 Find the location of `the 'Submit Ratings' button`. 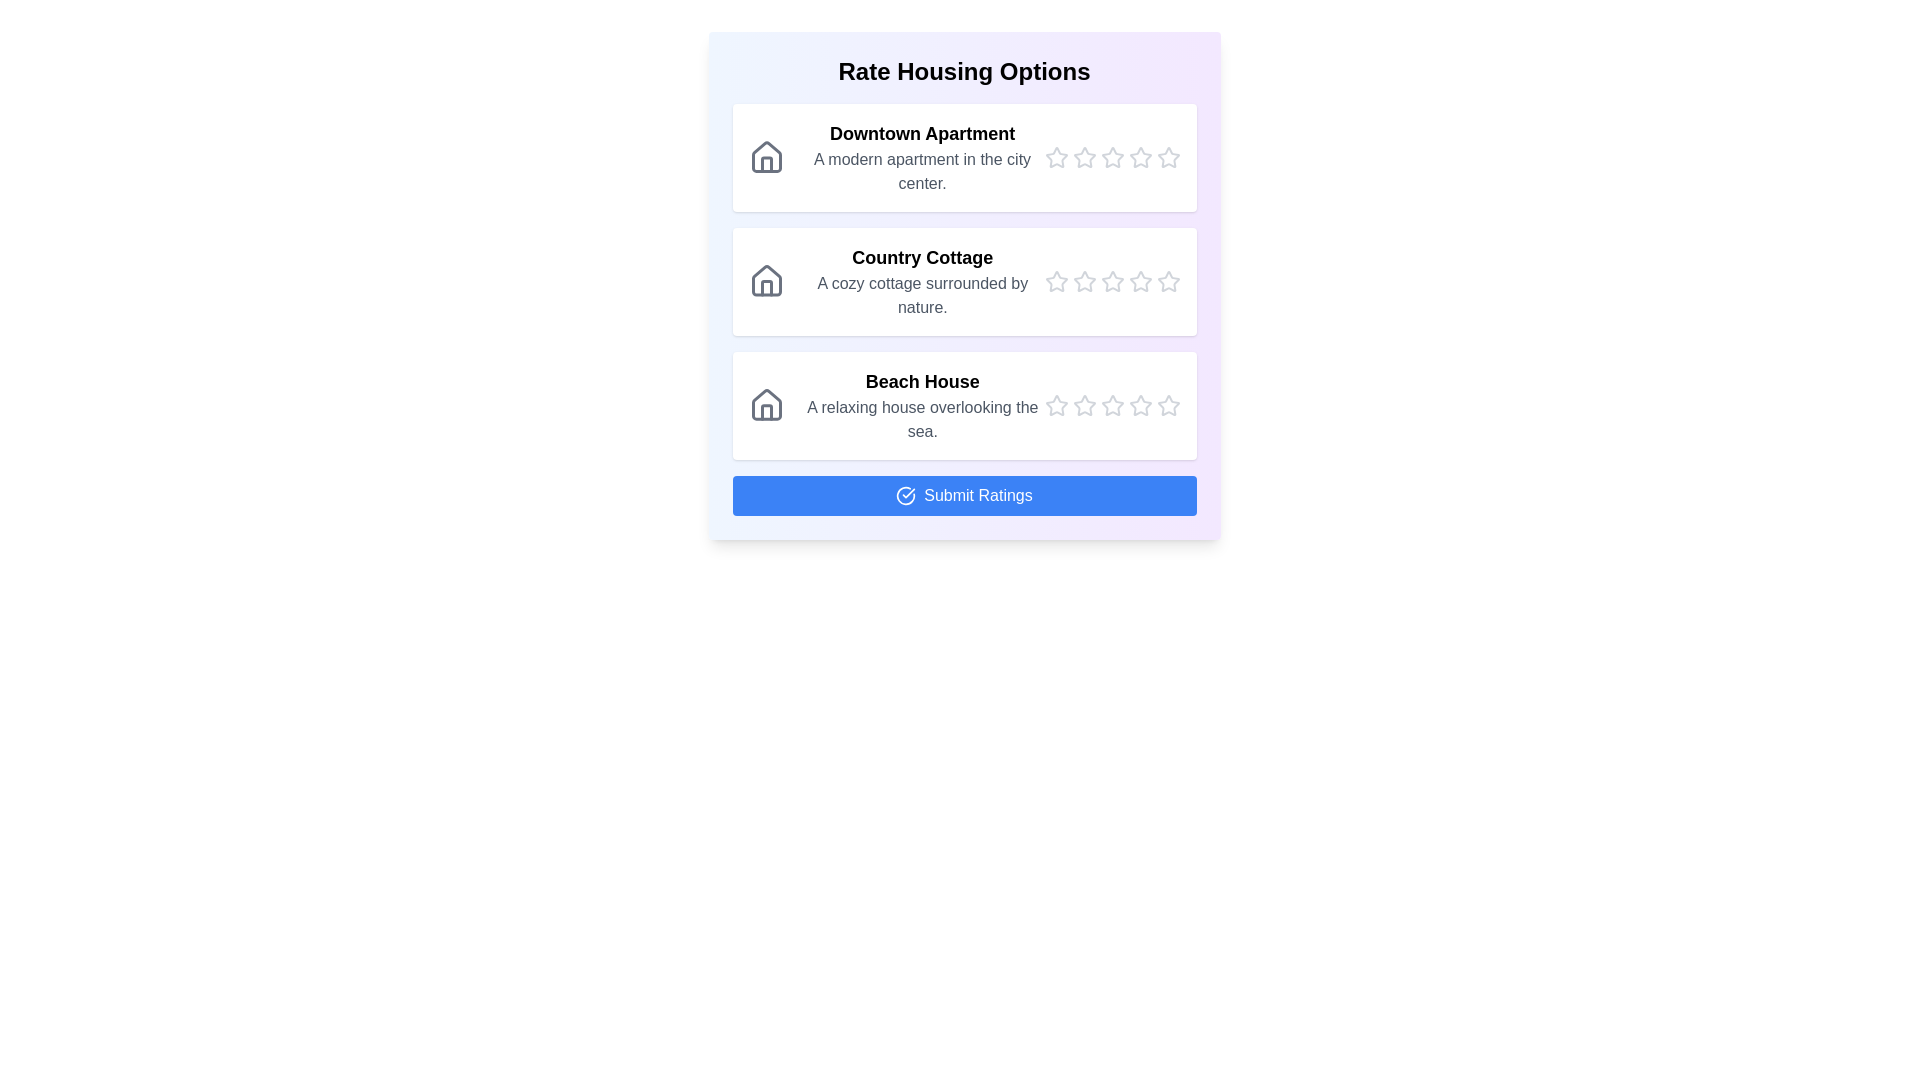

the 'Submit Ratings' button is located at coordinates (964, 495).